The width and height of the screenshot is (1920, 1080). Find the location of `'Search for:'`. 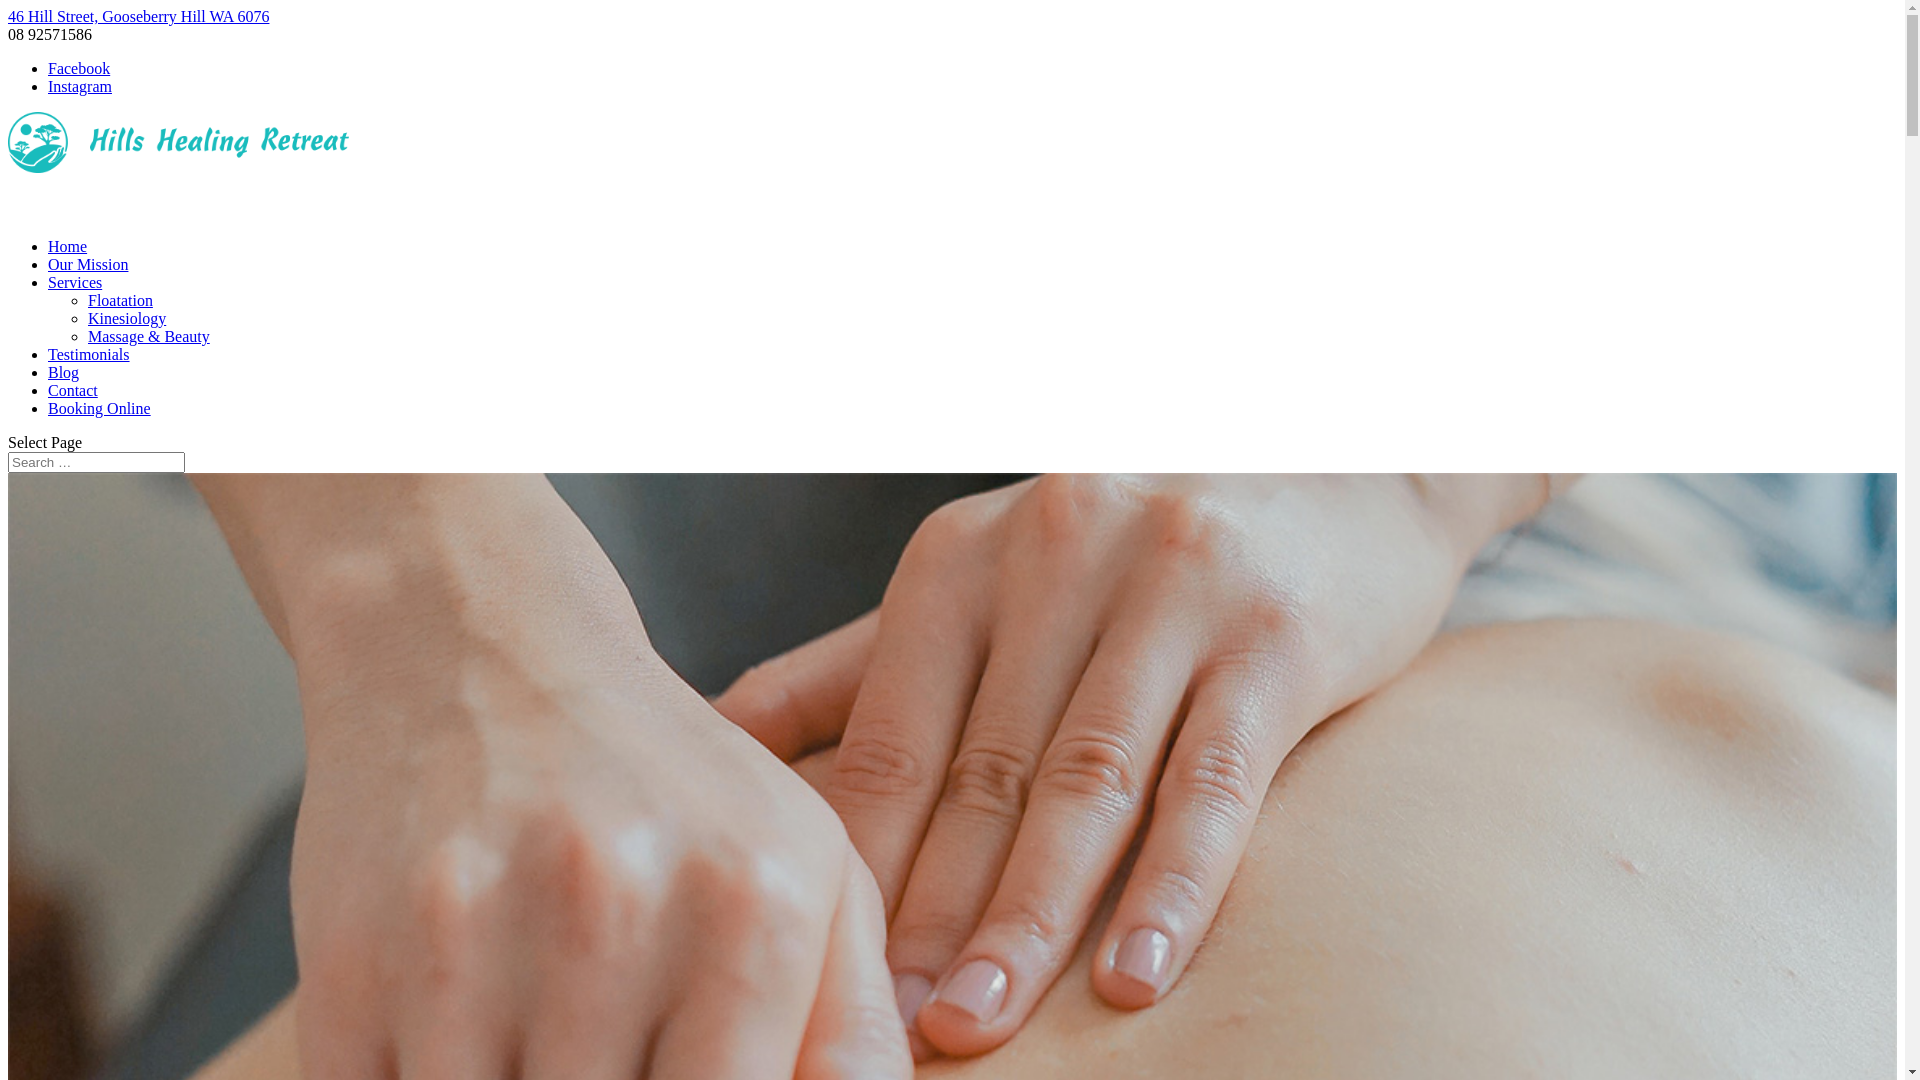

'Search for:' is located at coordinates (95, 462).